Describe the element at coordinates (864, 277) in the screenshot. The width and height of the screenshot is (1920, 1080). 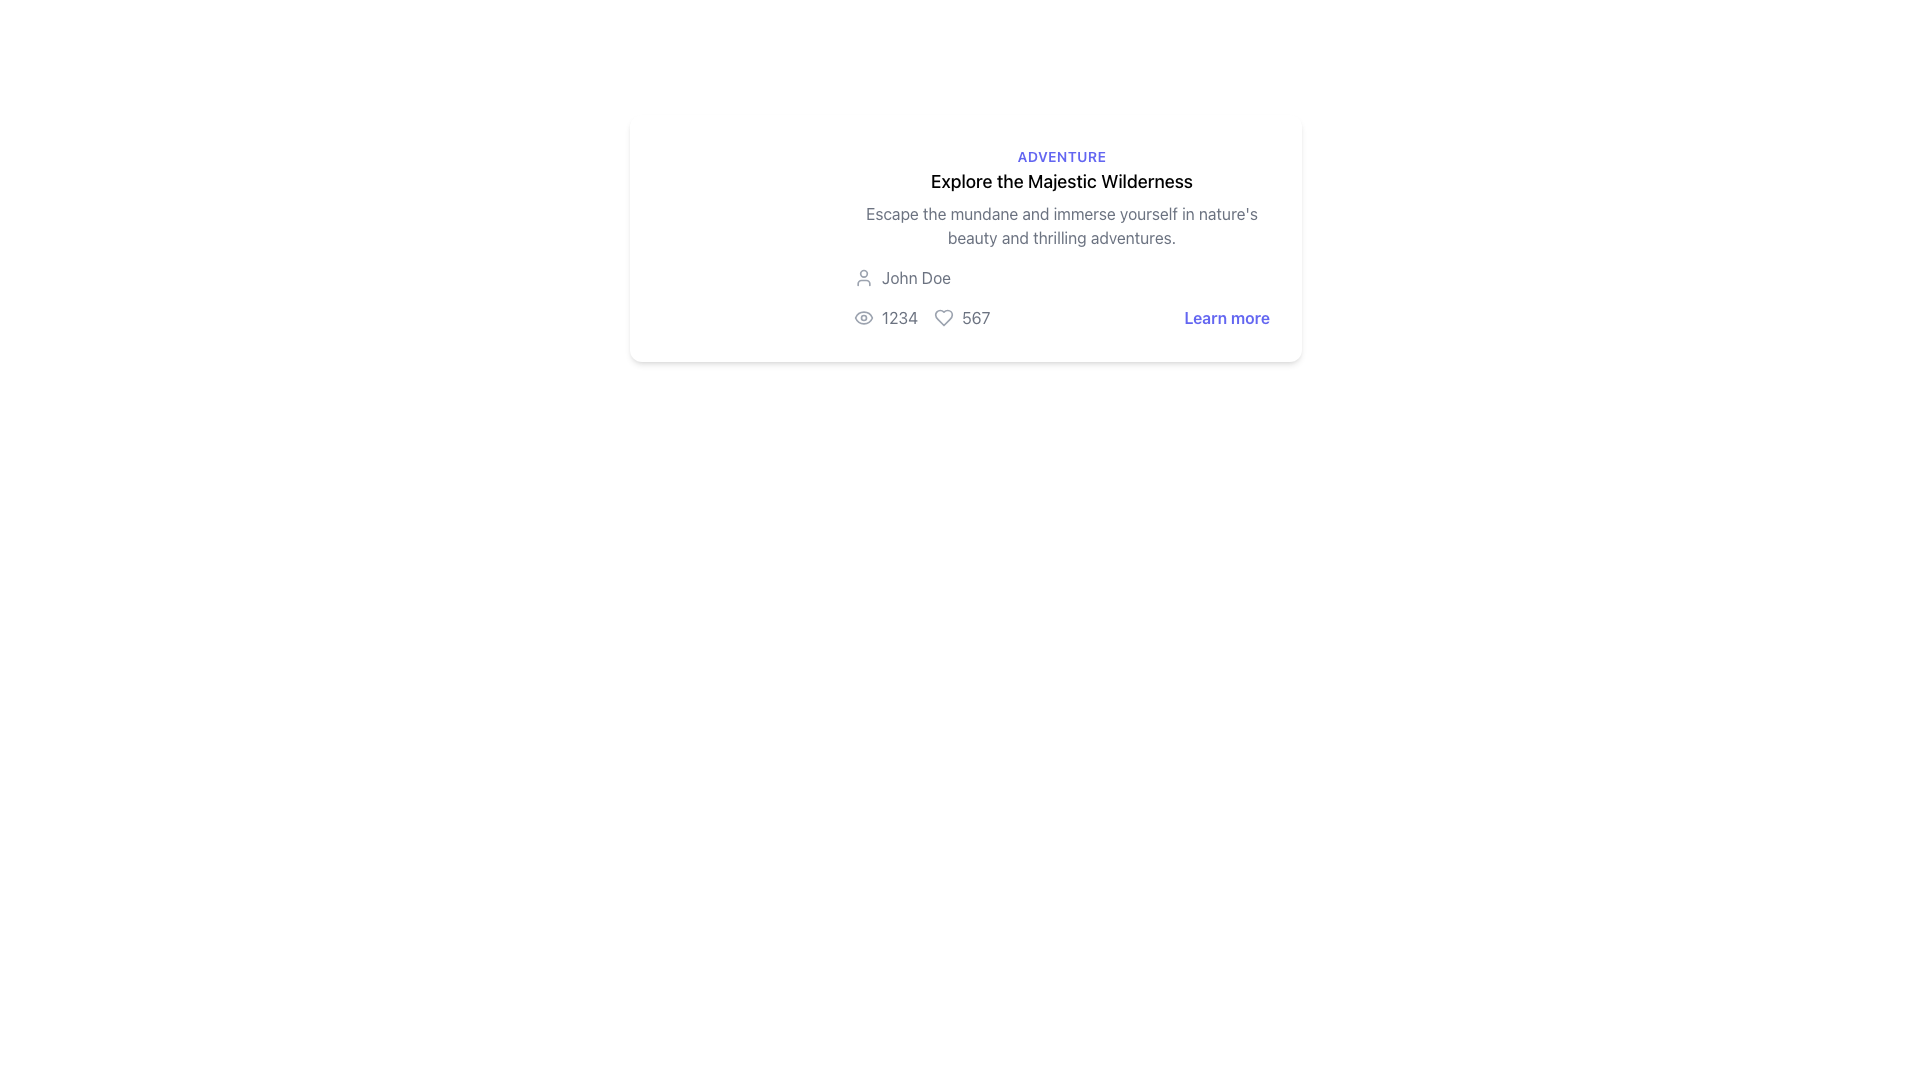
I see `the user profile icon located to the left of the username 'John Doe' in the metadata section` at that location.